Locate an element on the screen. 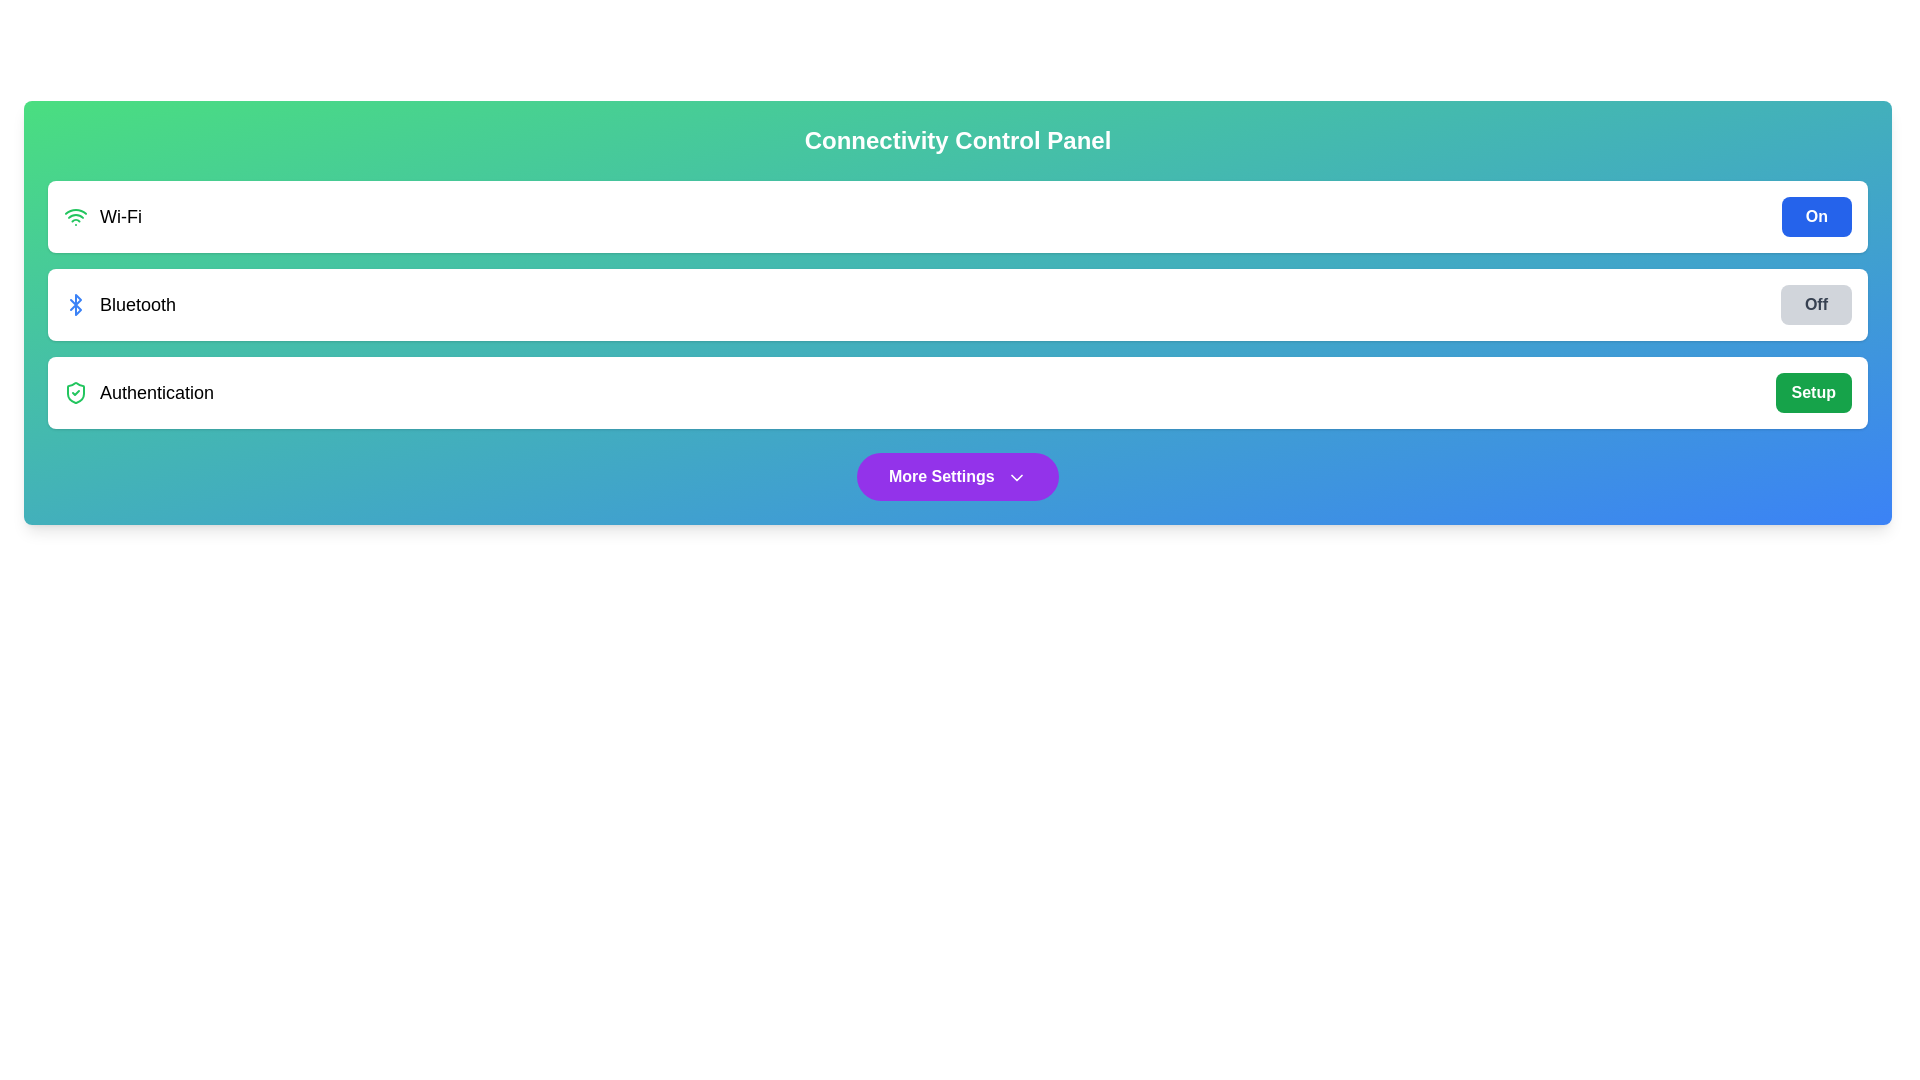 Image resolution: width=1920 pixels, height=1080 pixels. the label with an icon that describes authentication settings for accessibility navigation is located at coordinates (138, 393).